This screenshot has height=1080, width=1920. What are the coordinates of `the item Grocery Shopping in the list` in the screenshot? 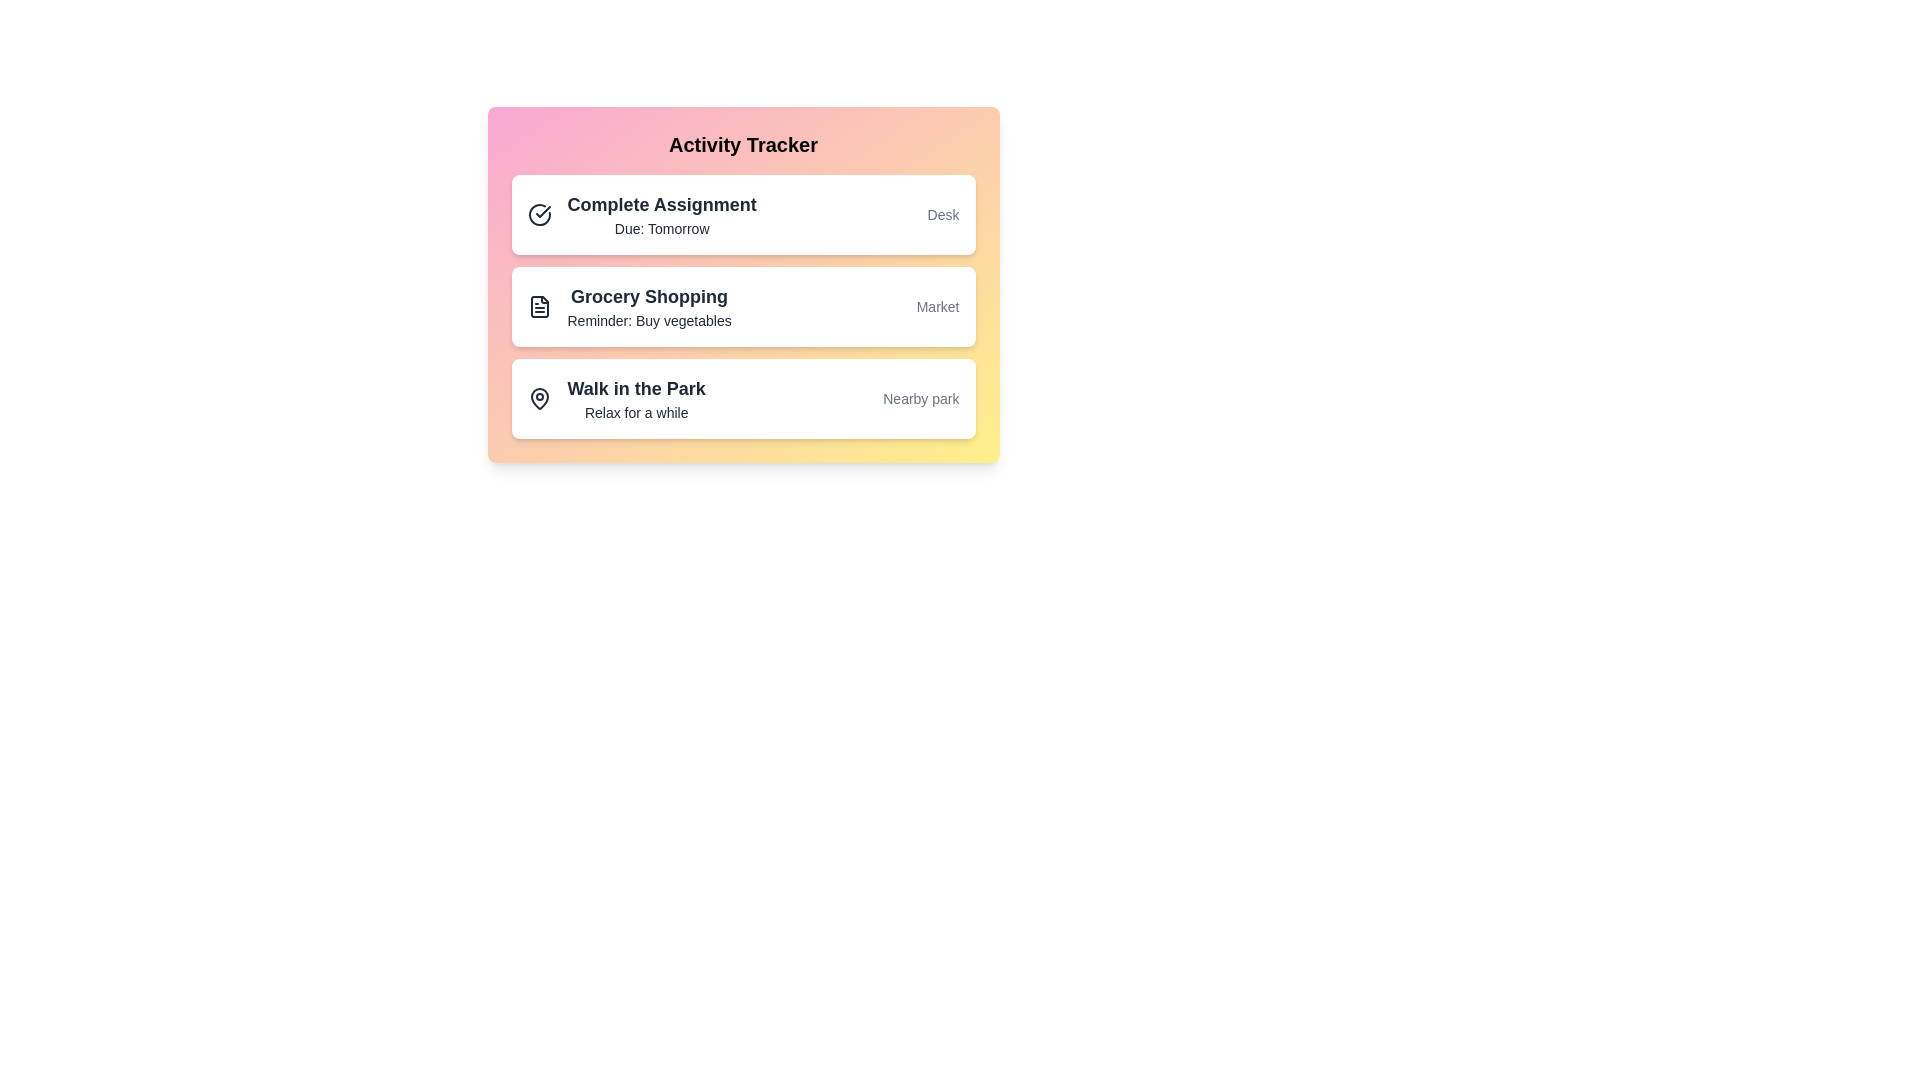 It's located at (742, 307).